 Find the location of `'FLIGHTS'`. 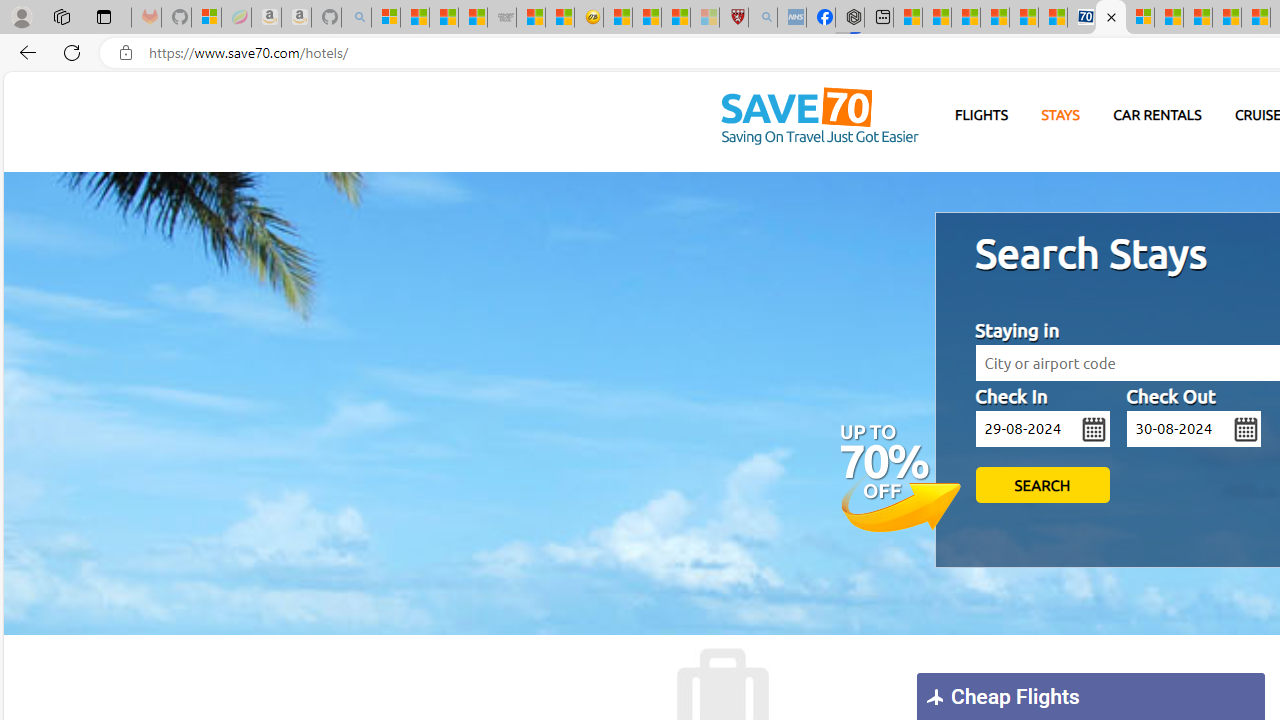

'FLIGHTS' is located at coordinates (981, 115).